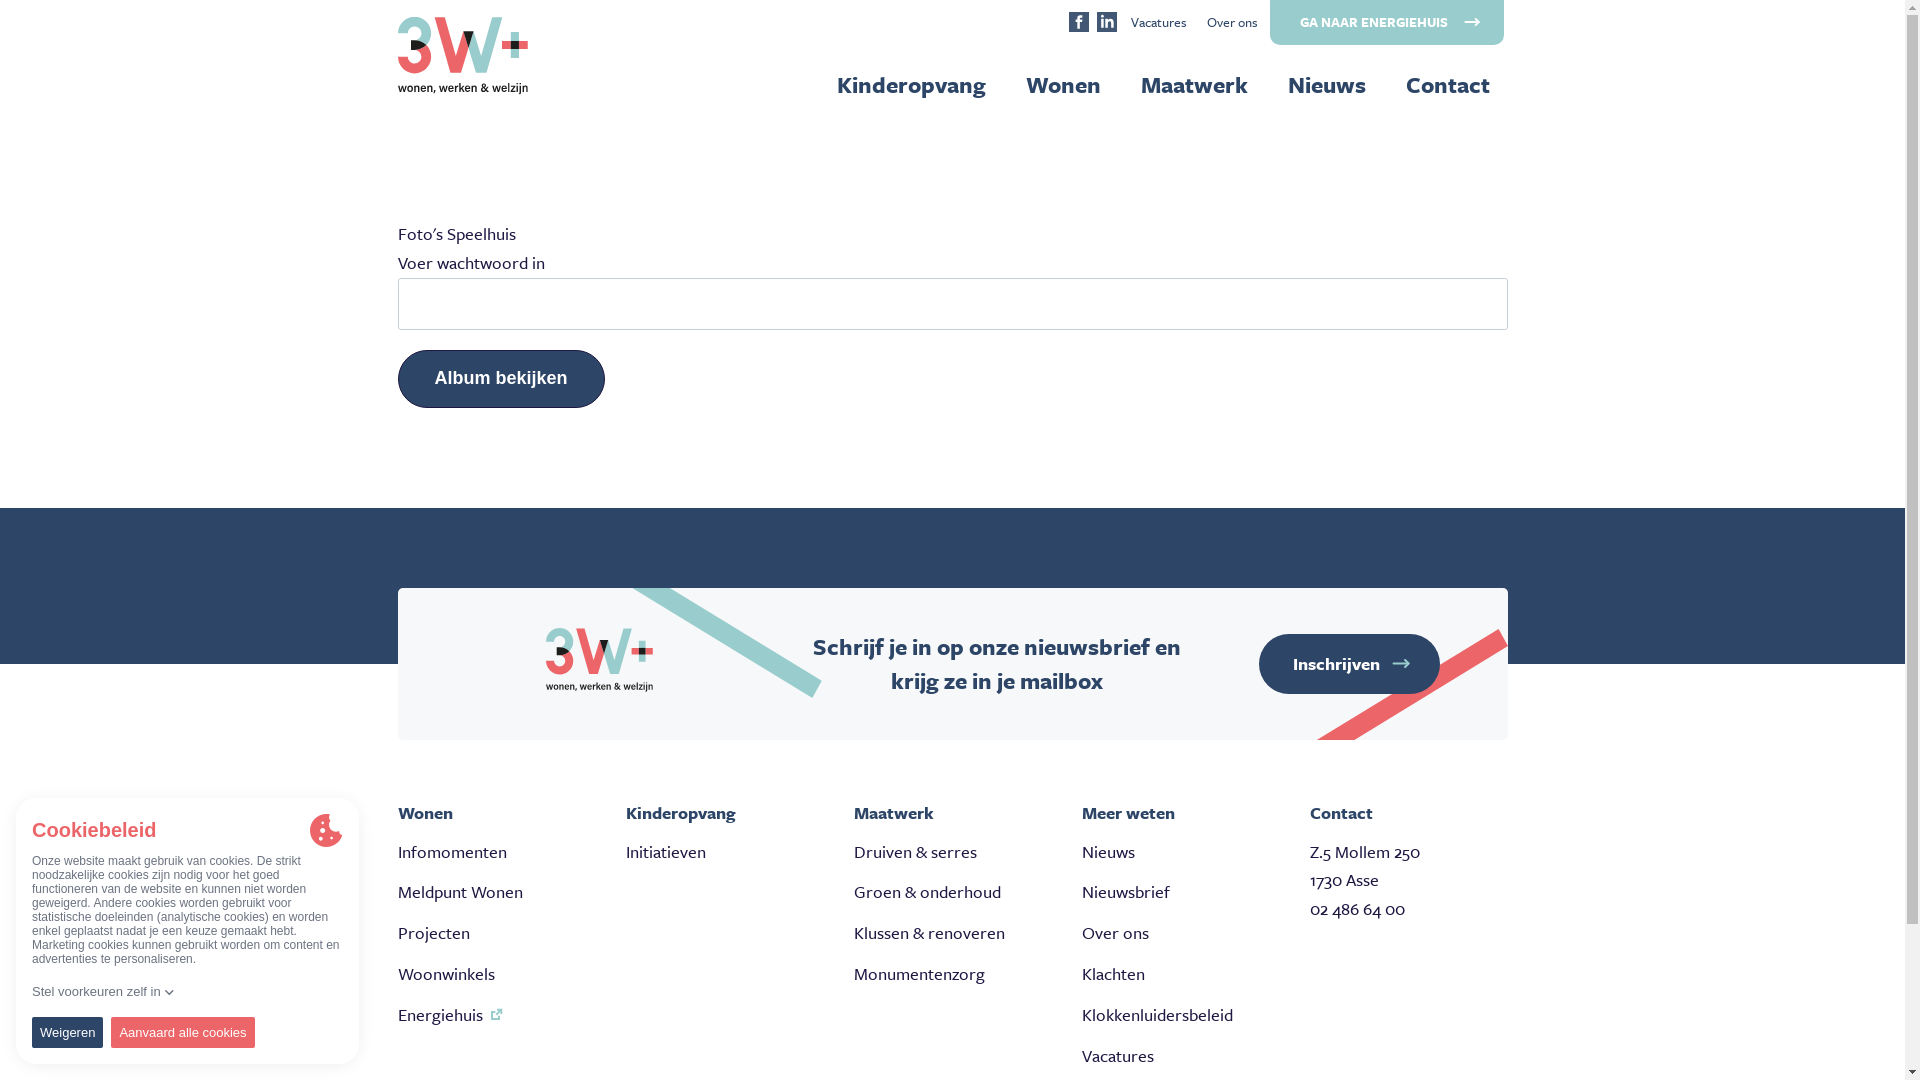  What do you see at coordinates (501, 378) in the screenshot?
I see `'Album bekijken'` at bounding box center [501, 378].